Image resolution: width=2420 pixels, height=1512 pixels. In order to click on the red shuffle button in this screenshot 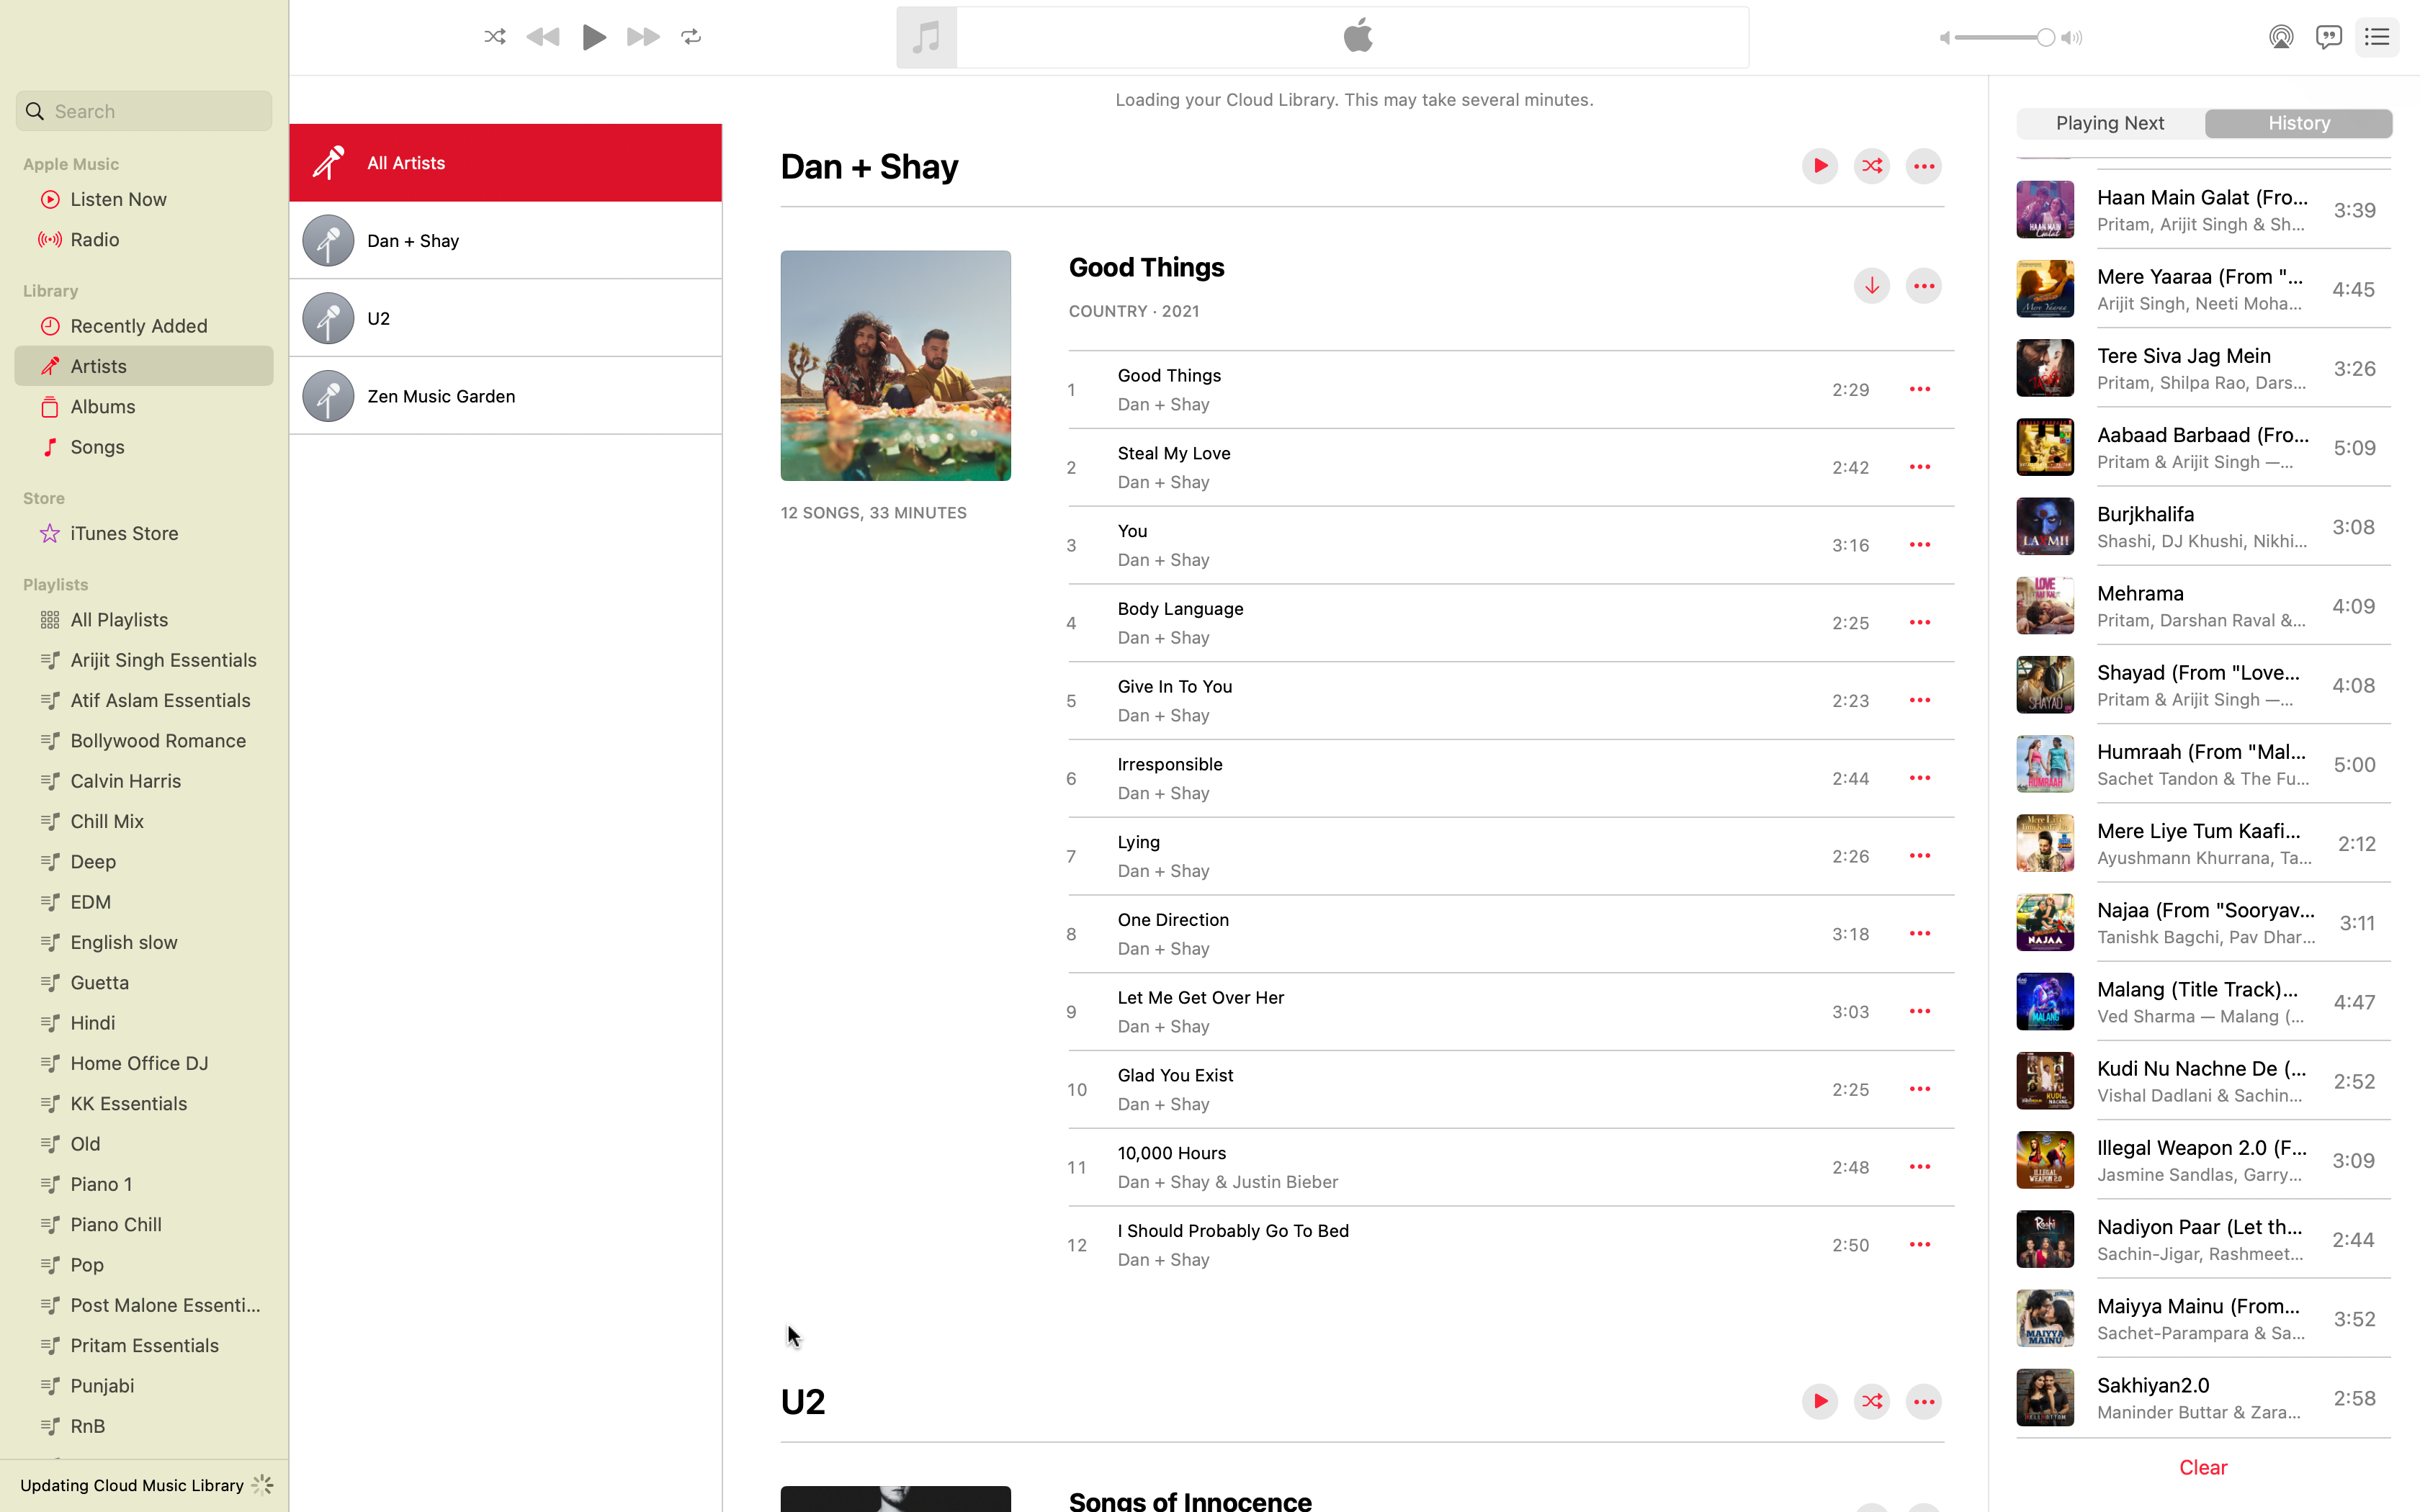, I will do `click(1872, 166)`.